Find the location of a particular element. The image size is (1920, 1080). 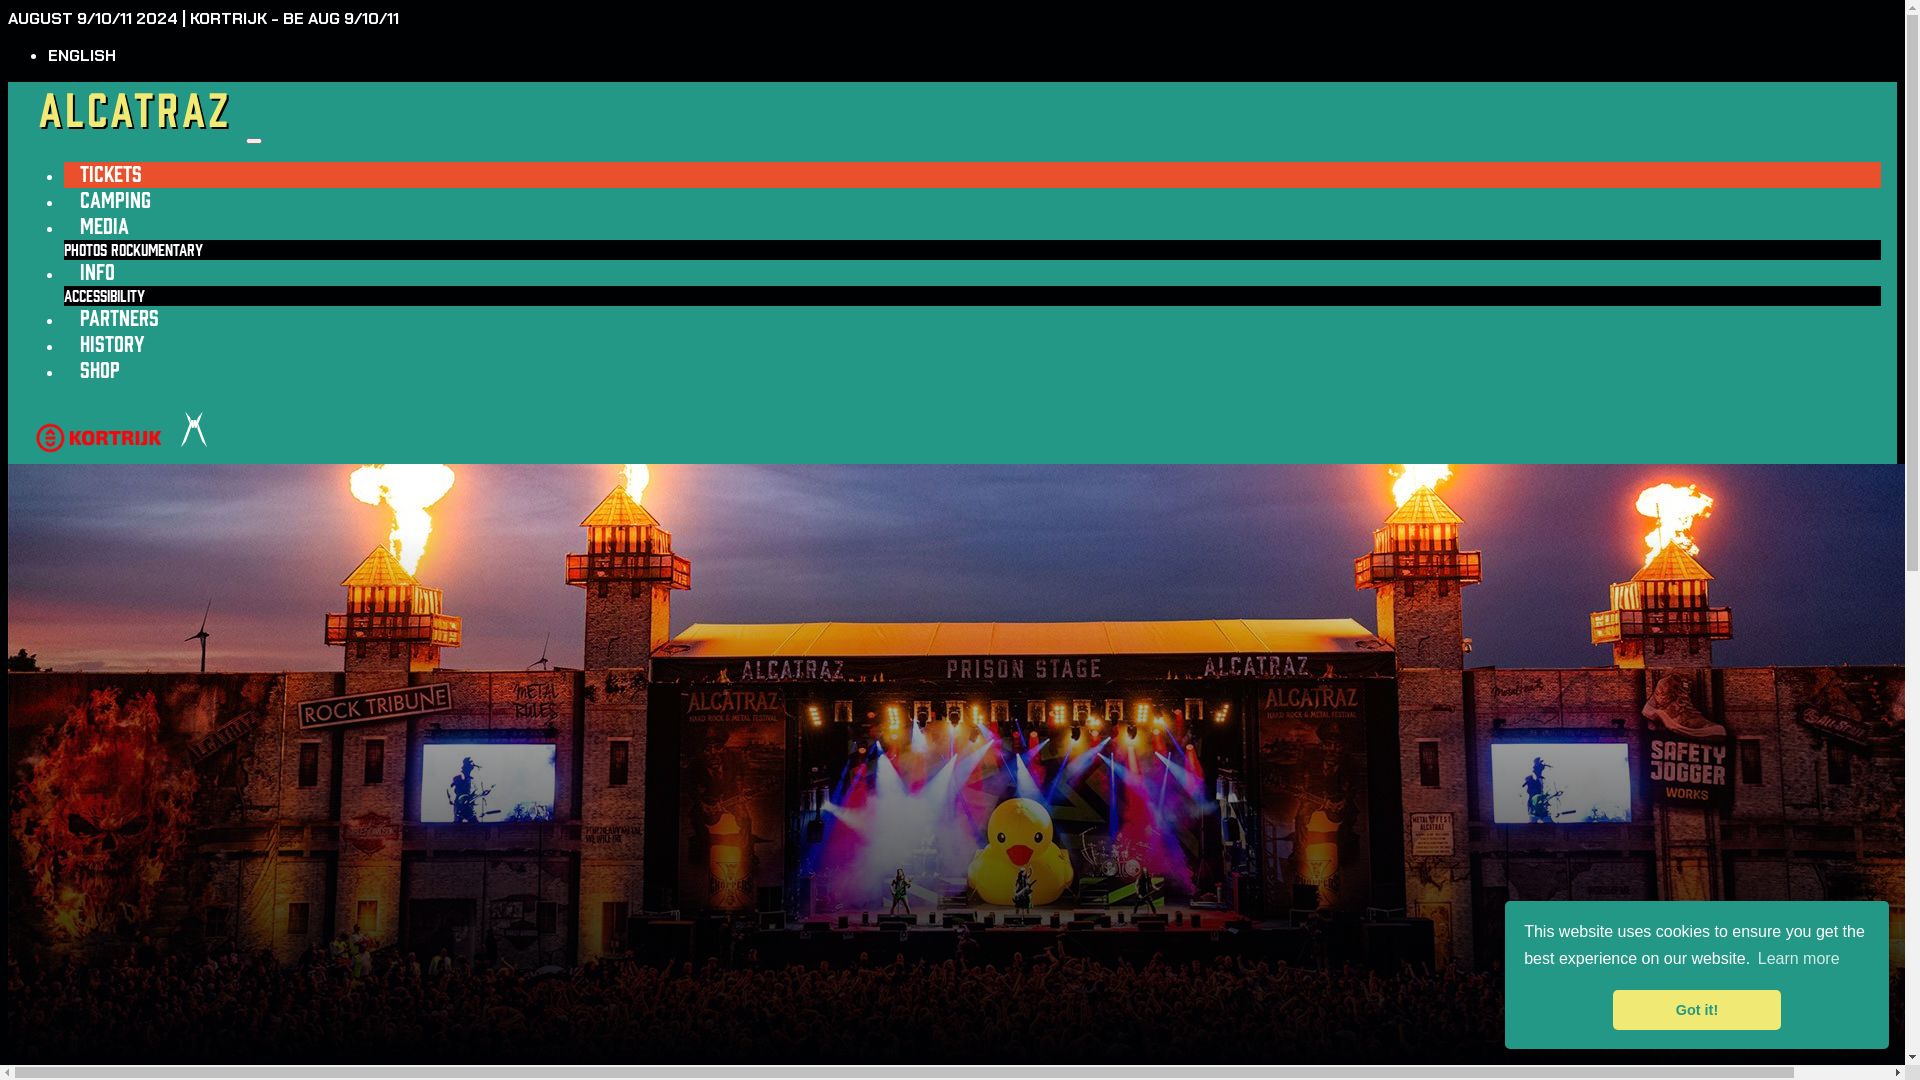

'SHOP' is located at coordinates (99, 370).